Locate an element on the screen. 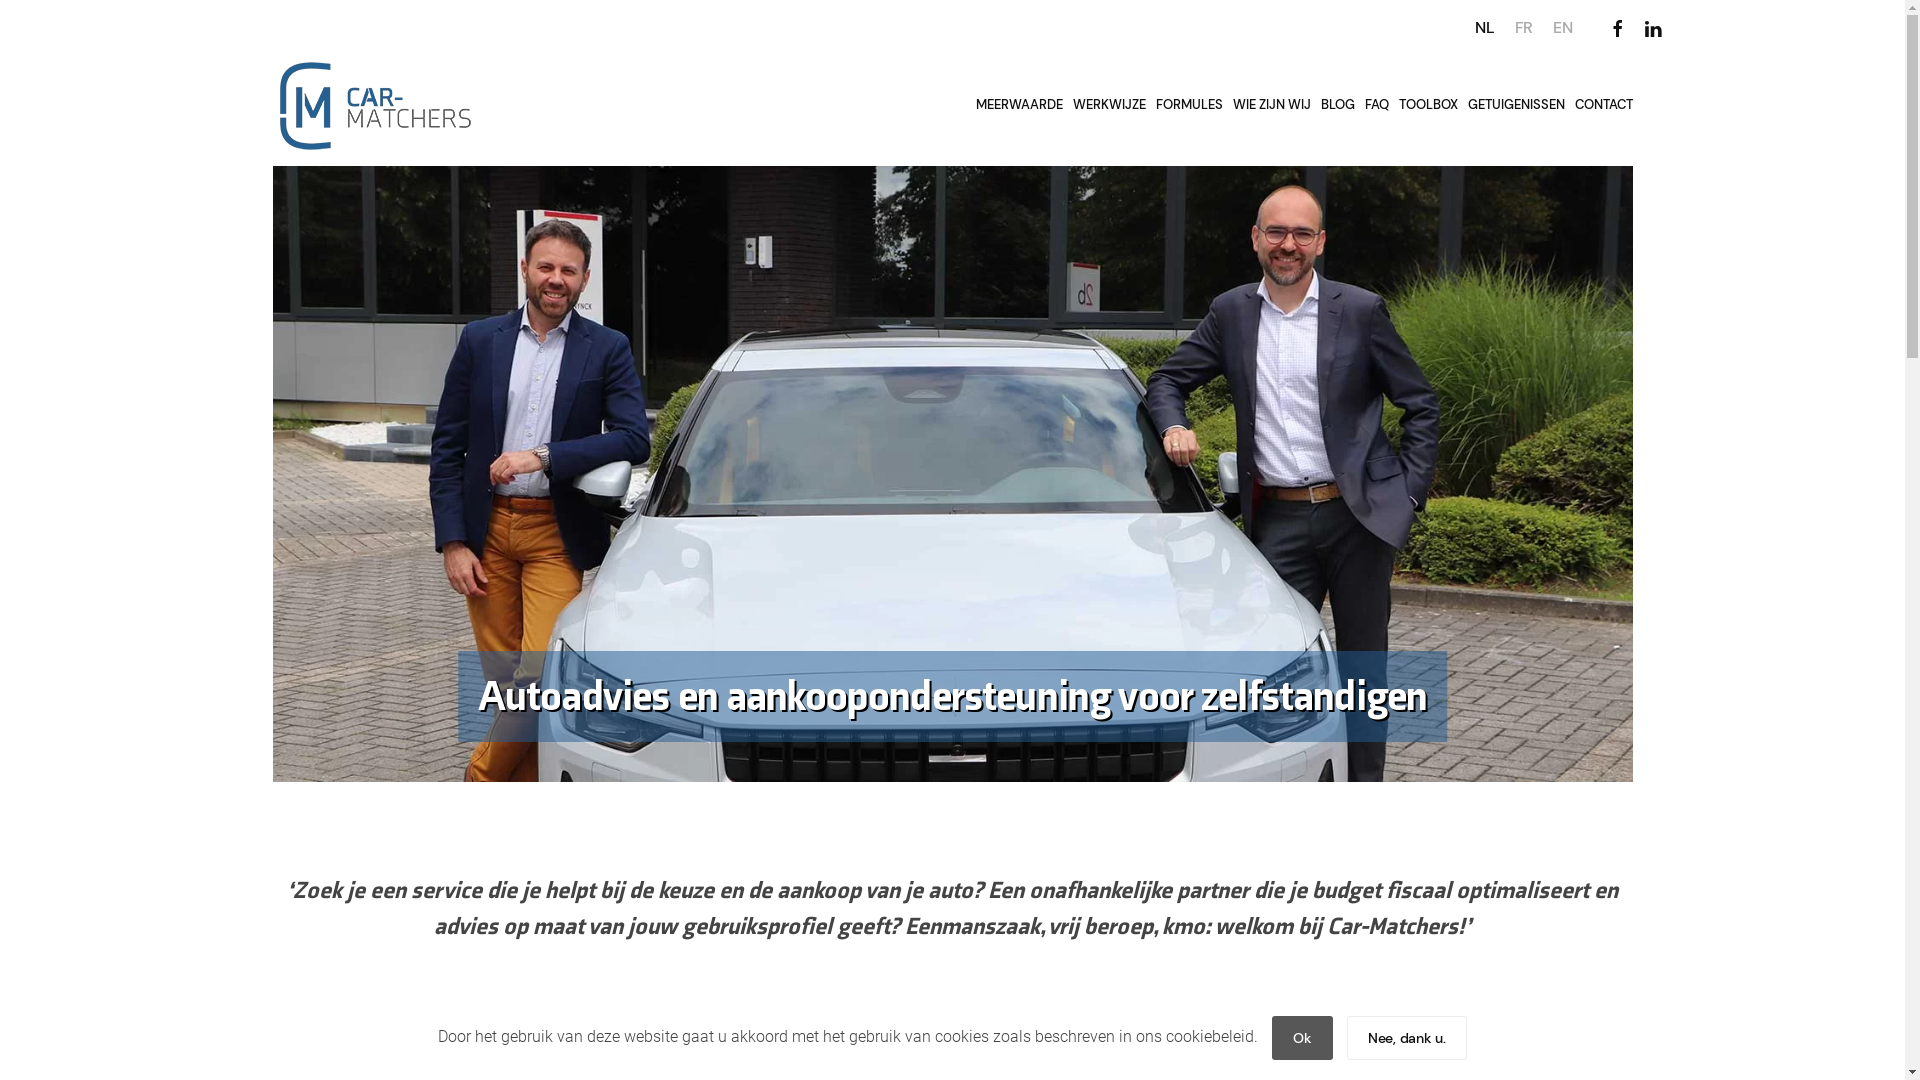 The image size is (1920, 1080). 'Ok' is located at coordinates (1301, 1036).